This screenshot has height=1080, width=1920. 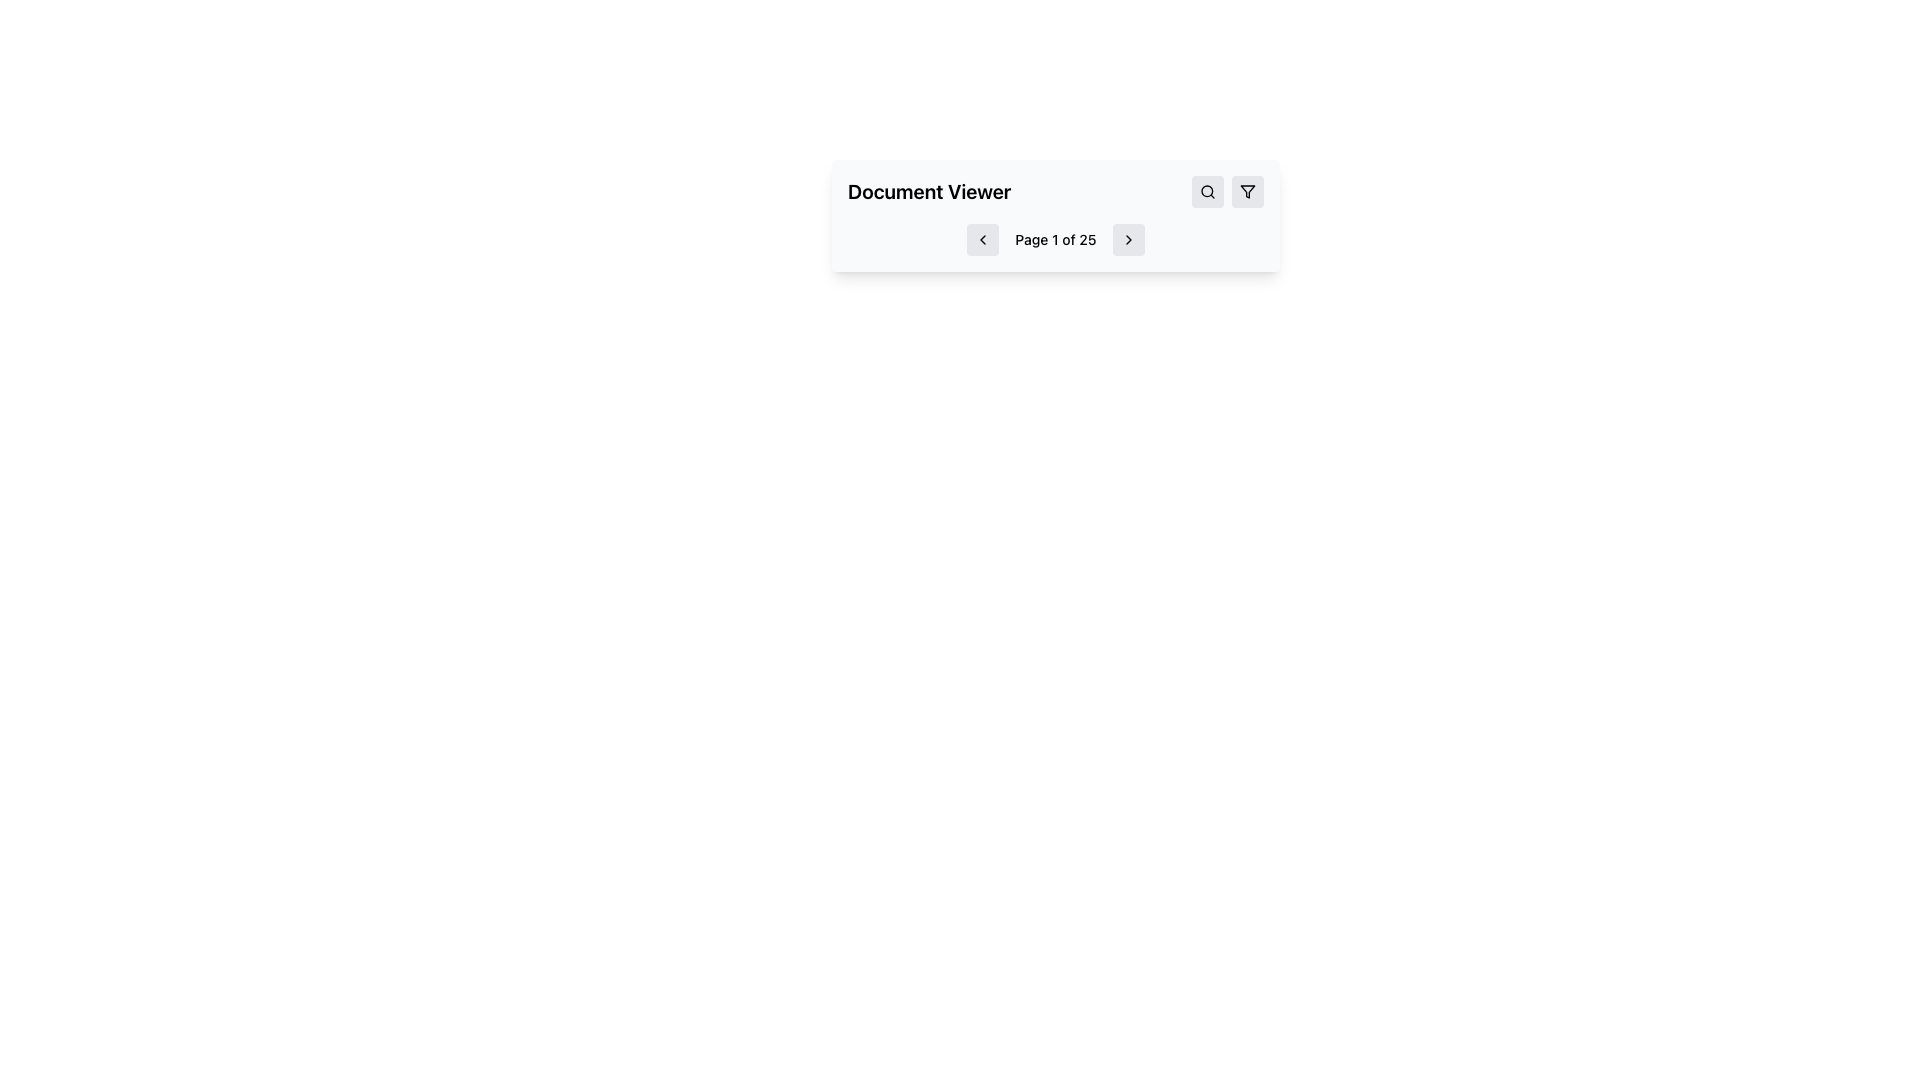 What do you see at coordinates (1247, 192) in the screenshot?
I see `the filter icon, which is a triangular shape with thin strokes located in the upper right of the toolbar, to trigger the tooltip or visual response` at bounding box center [1247, 192].